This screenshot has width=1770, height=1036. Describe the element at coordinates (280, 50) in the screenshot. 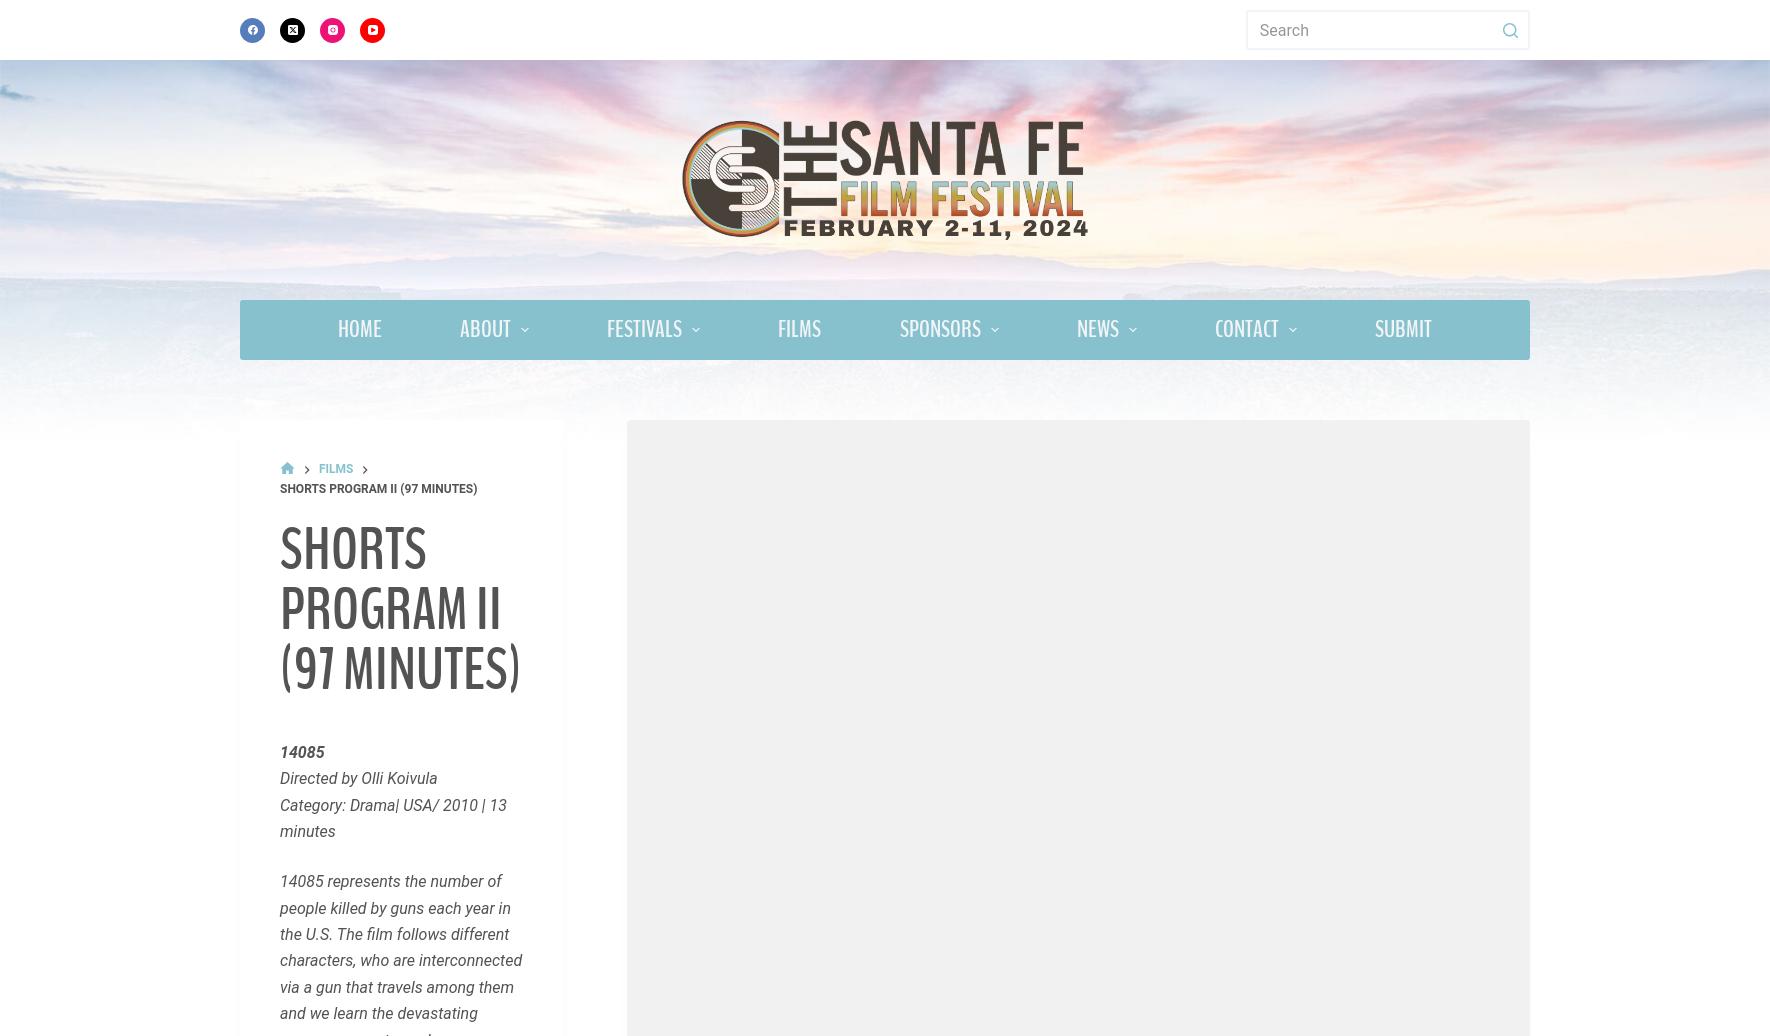

I see `'Category: Drama/Action | PERU/USA  2011 | 10 minutes'` at that location.